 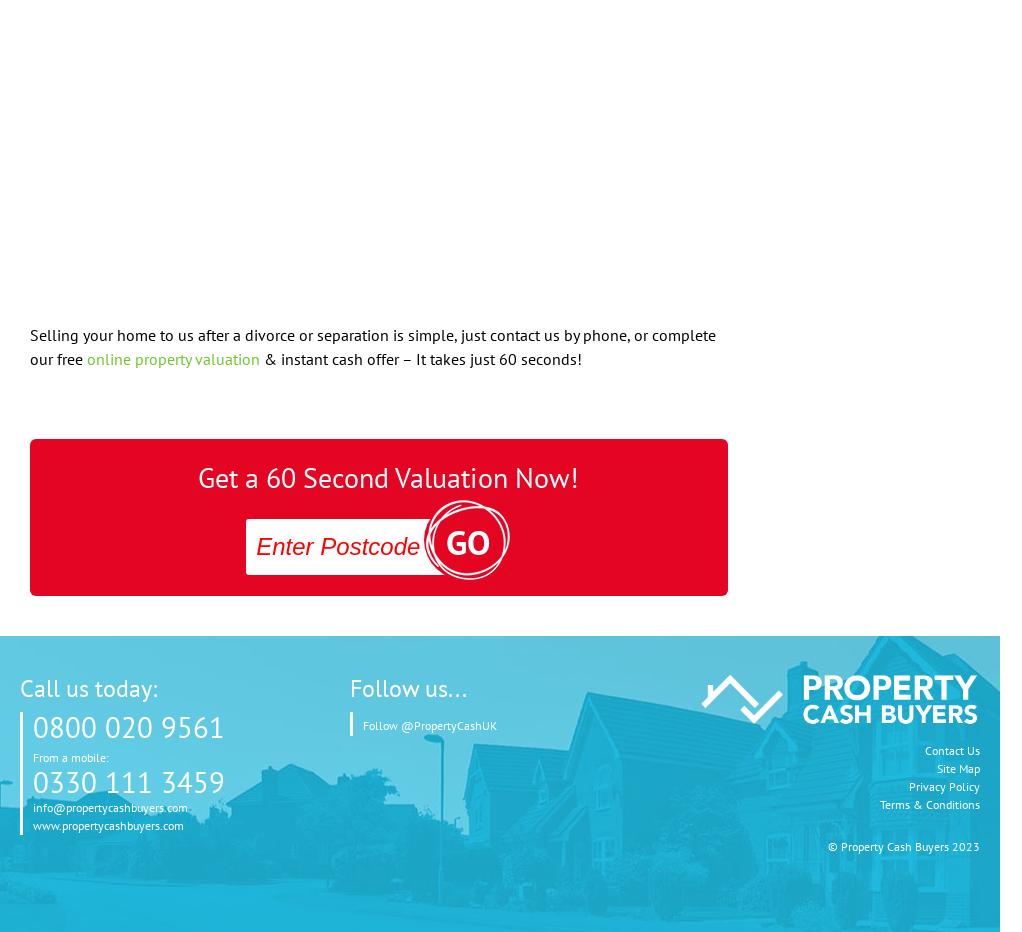 I want to click on 'info@propertycashbuyers.com', so click(x=110, y=807).